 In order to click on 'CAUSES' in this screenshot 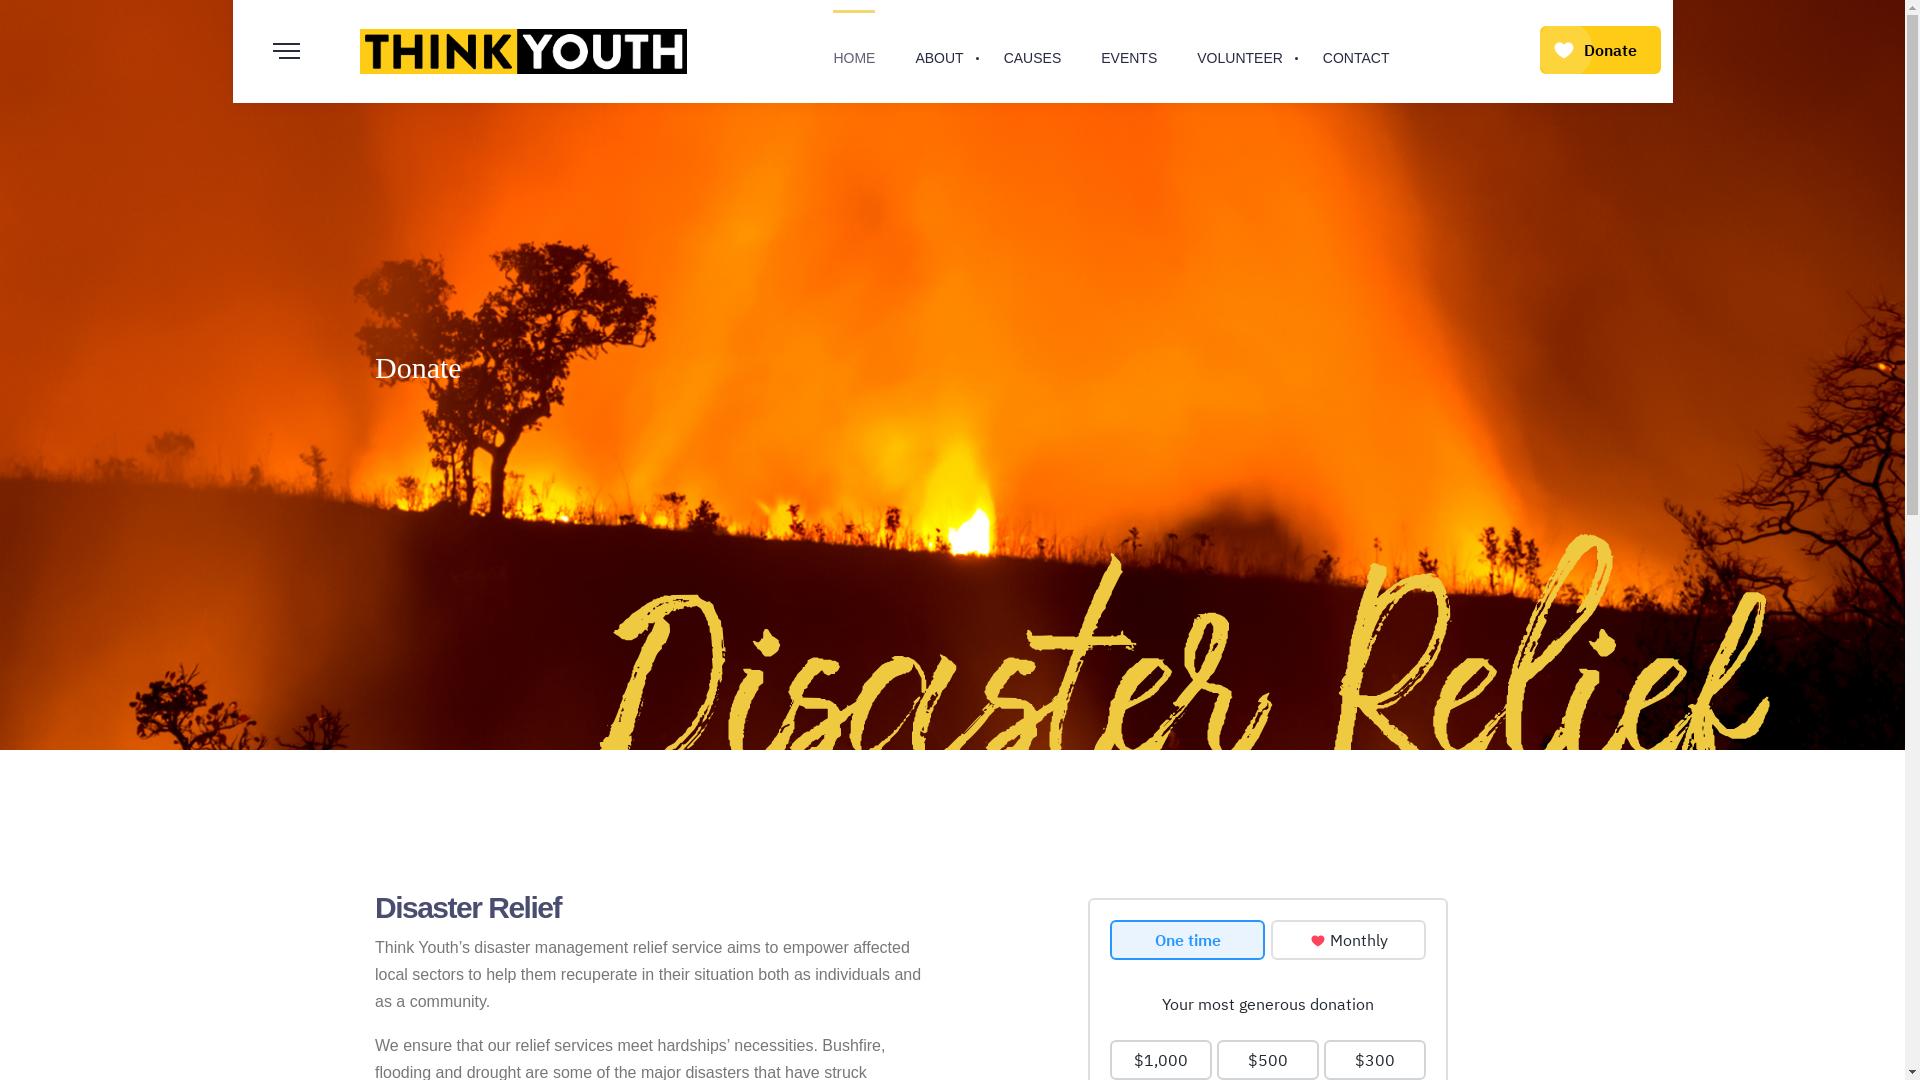, I will do `click(1032, 50)`.